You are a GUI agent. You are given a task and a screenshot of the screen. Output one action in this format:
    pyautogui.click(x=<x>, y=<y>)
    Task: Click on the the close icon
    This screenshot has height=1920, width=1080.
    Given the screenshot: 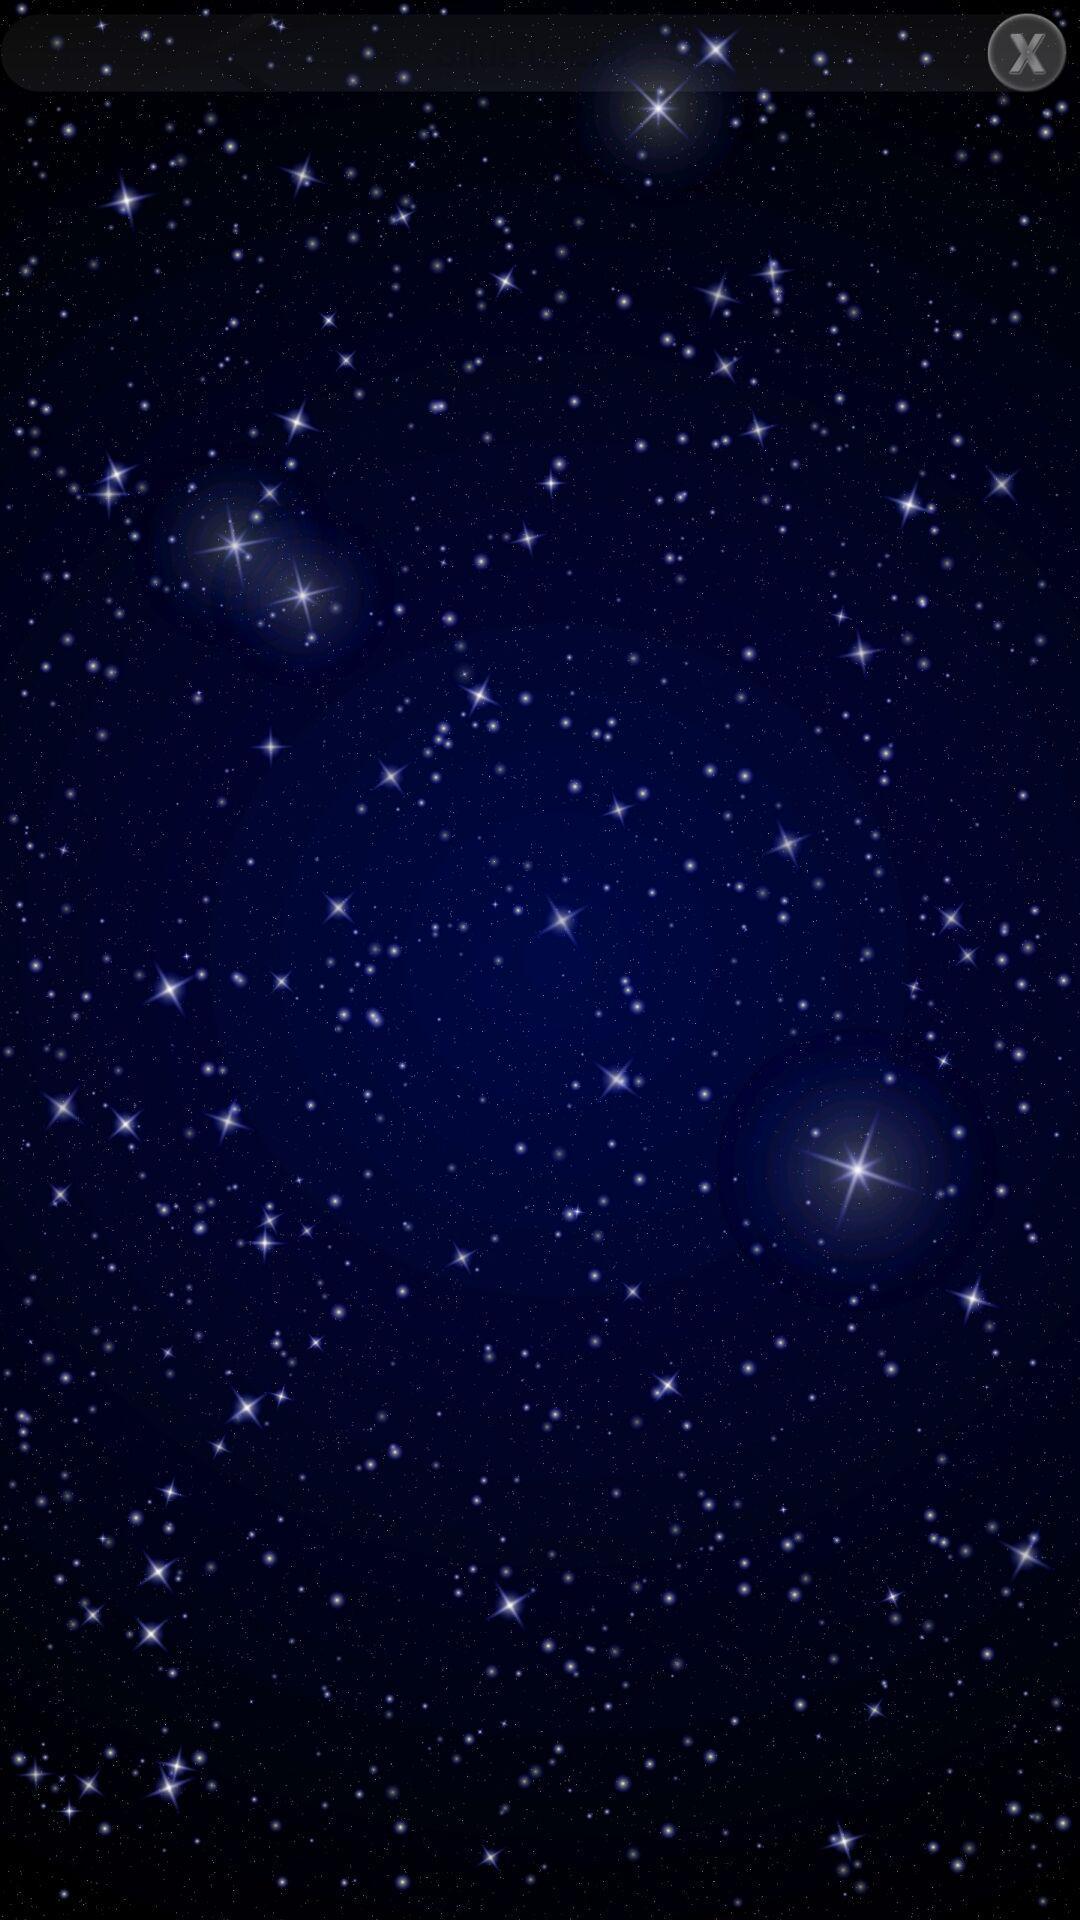 What is the action you would take?
    pyautogui.click(x=1027, y=52)
    